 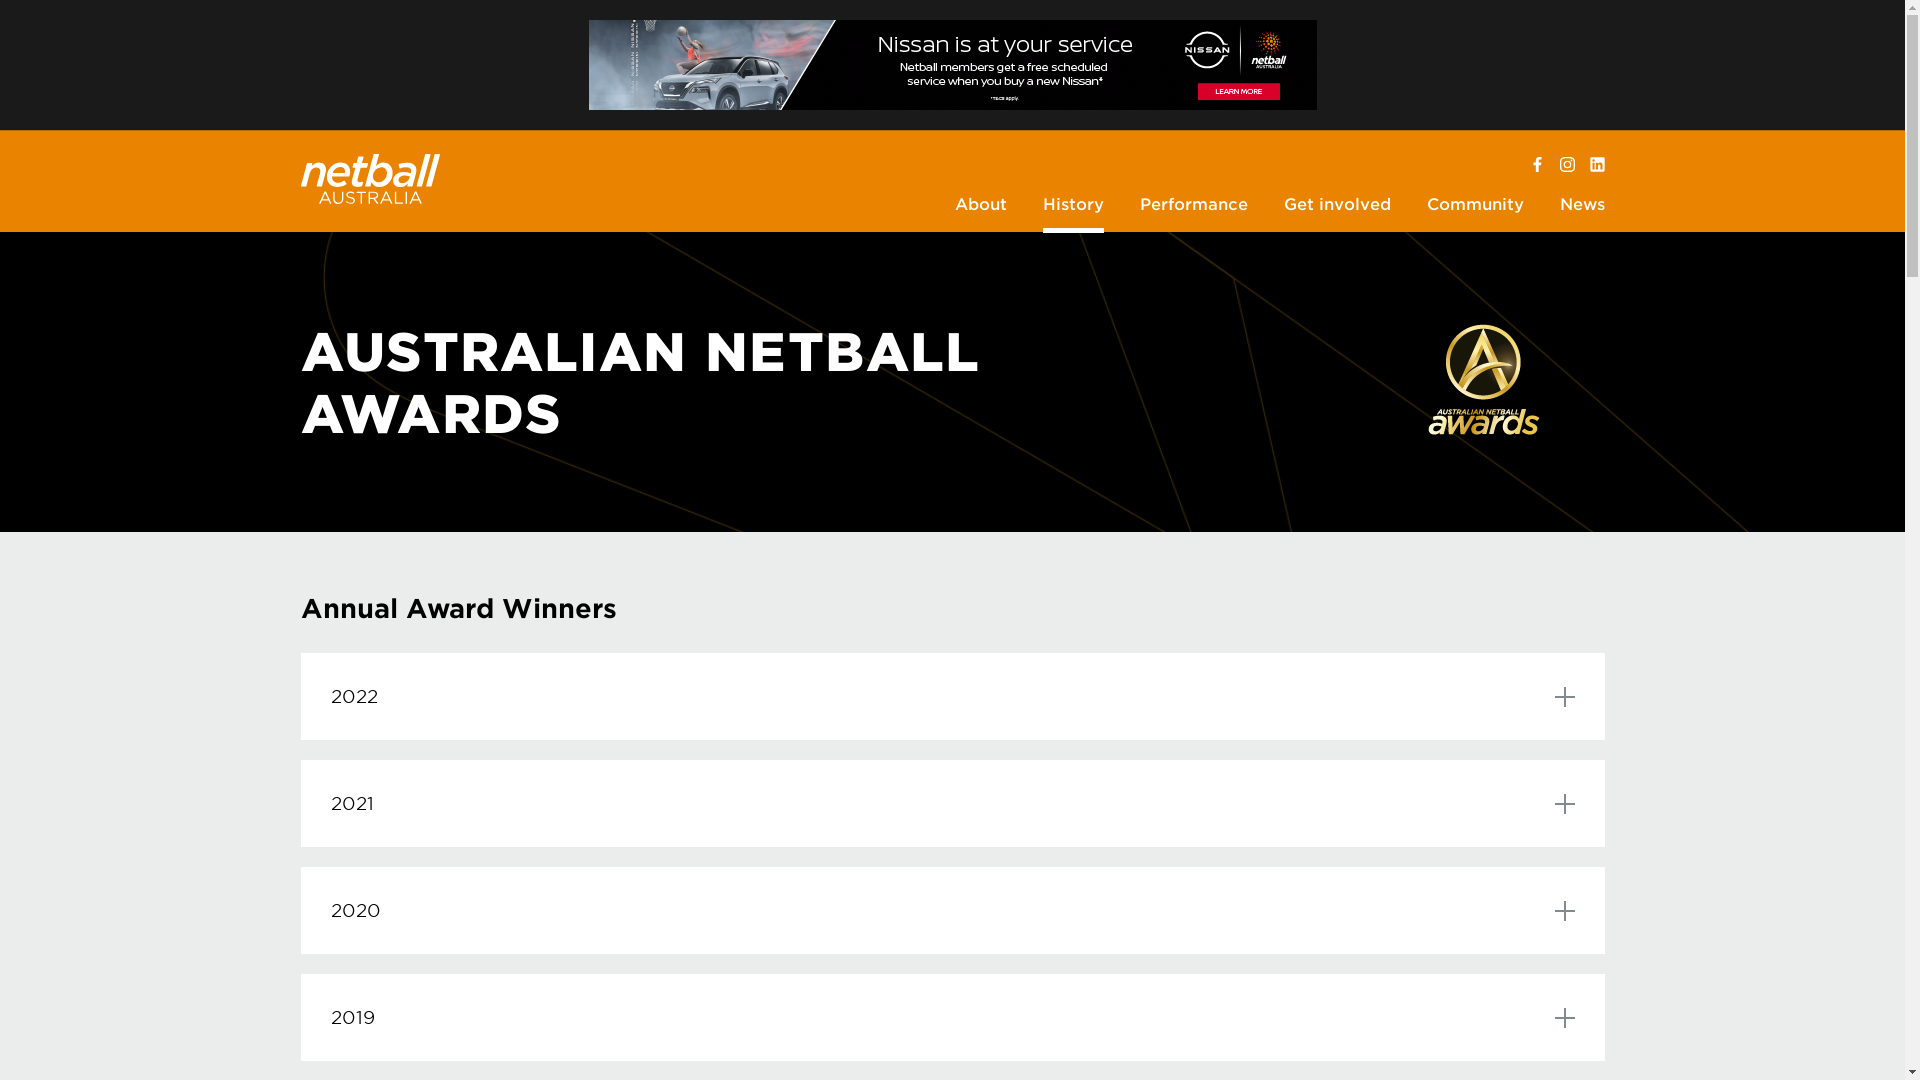 What do you see at coordinates (1193, 206) in the screenshot?
I see `'Performance'` at bounding box center [1193, 206].